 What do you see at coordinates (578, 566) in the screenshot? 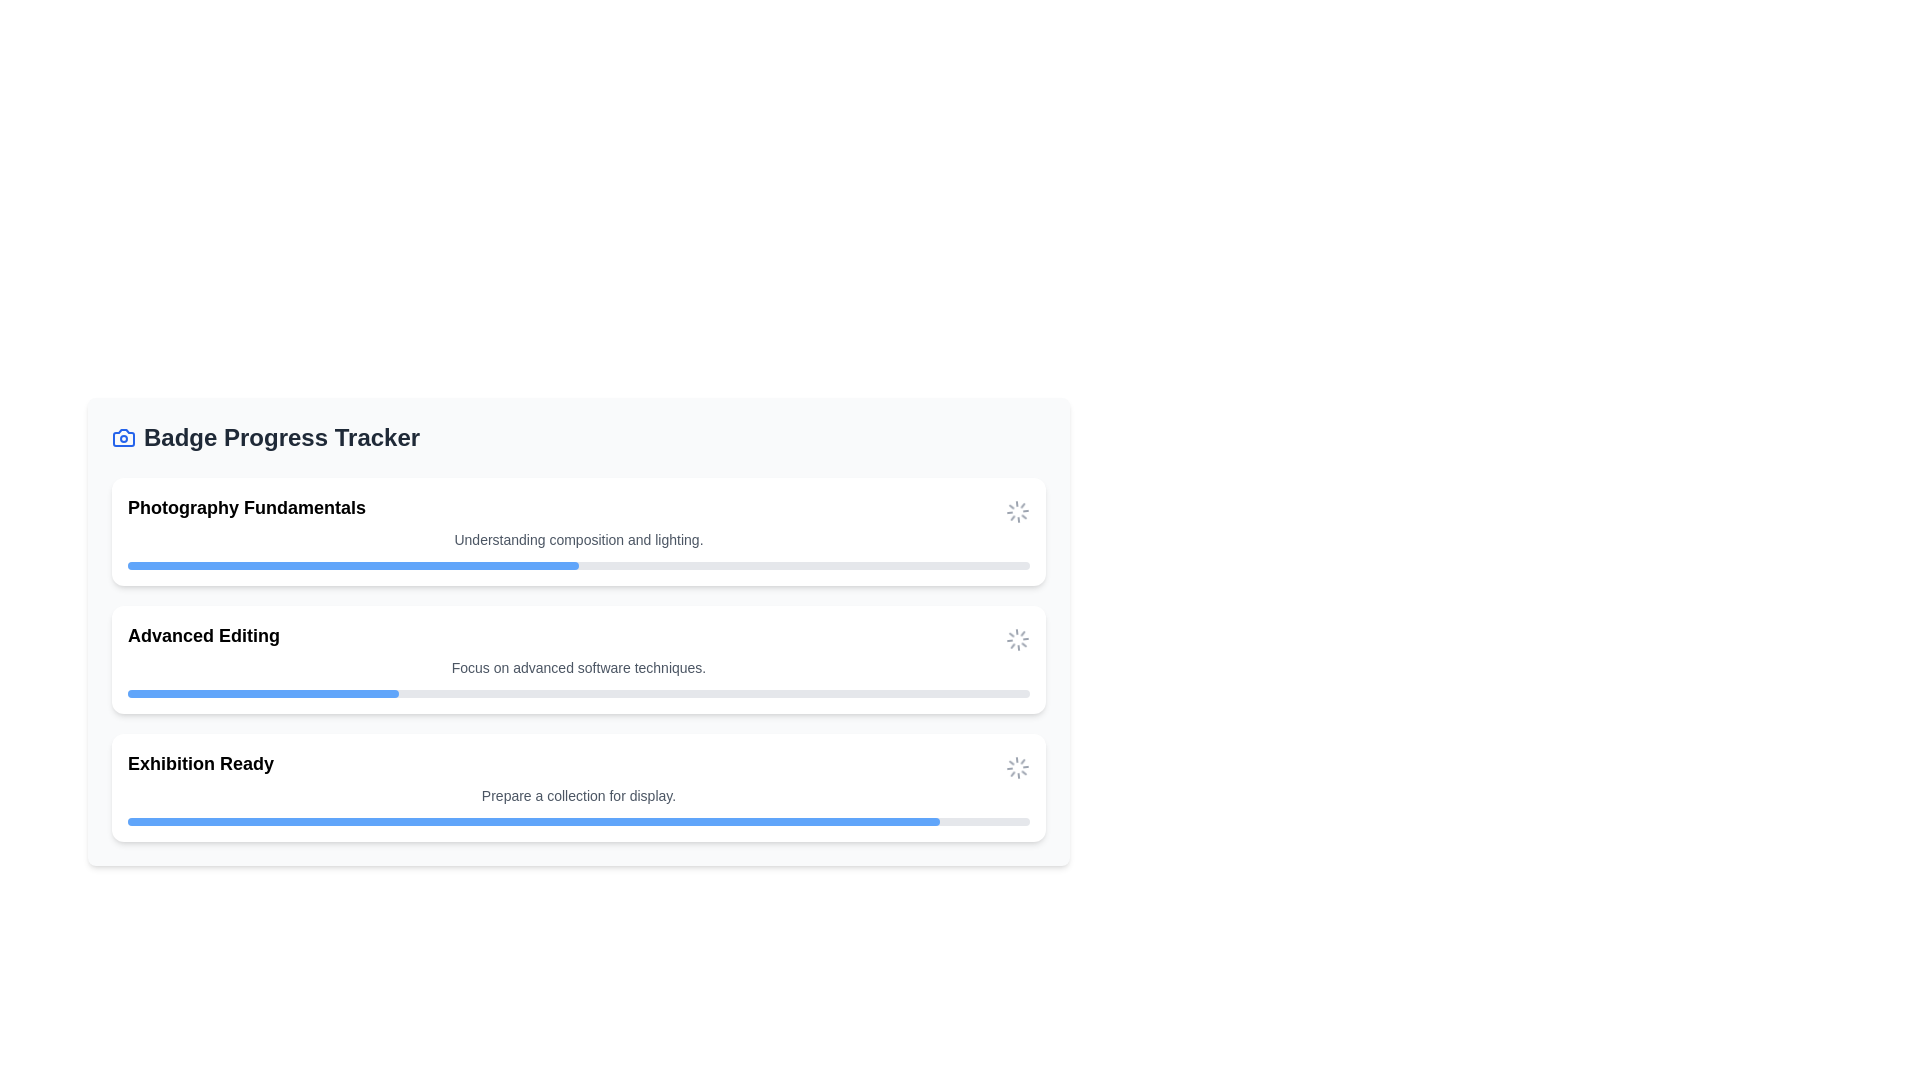
I see `the progress completion state of the horizontal progress bar located inside the 'Photography Fundamentals' box, directly below the description text 'Understanding composition and lighting'` at bounding box center [578, 566].